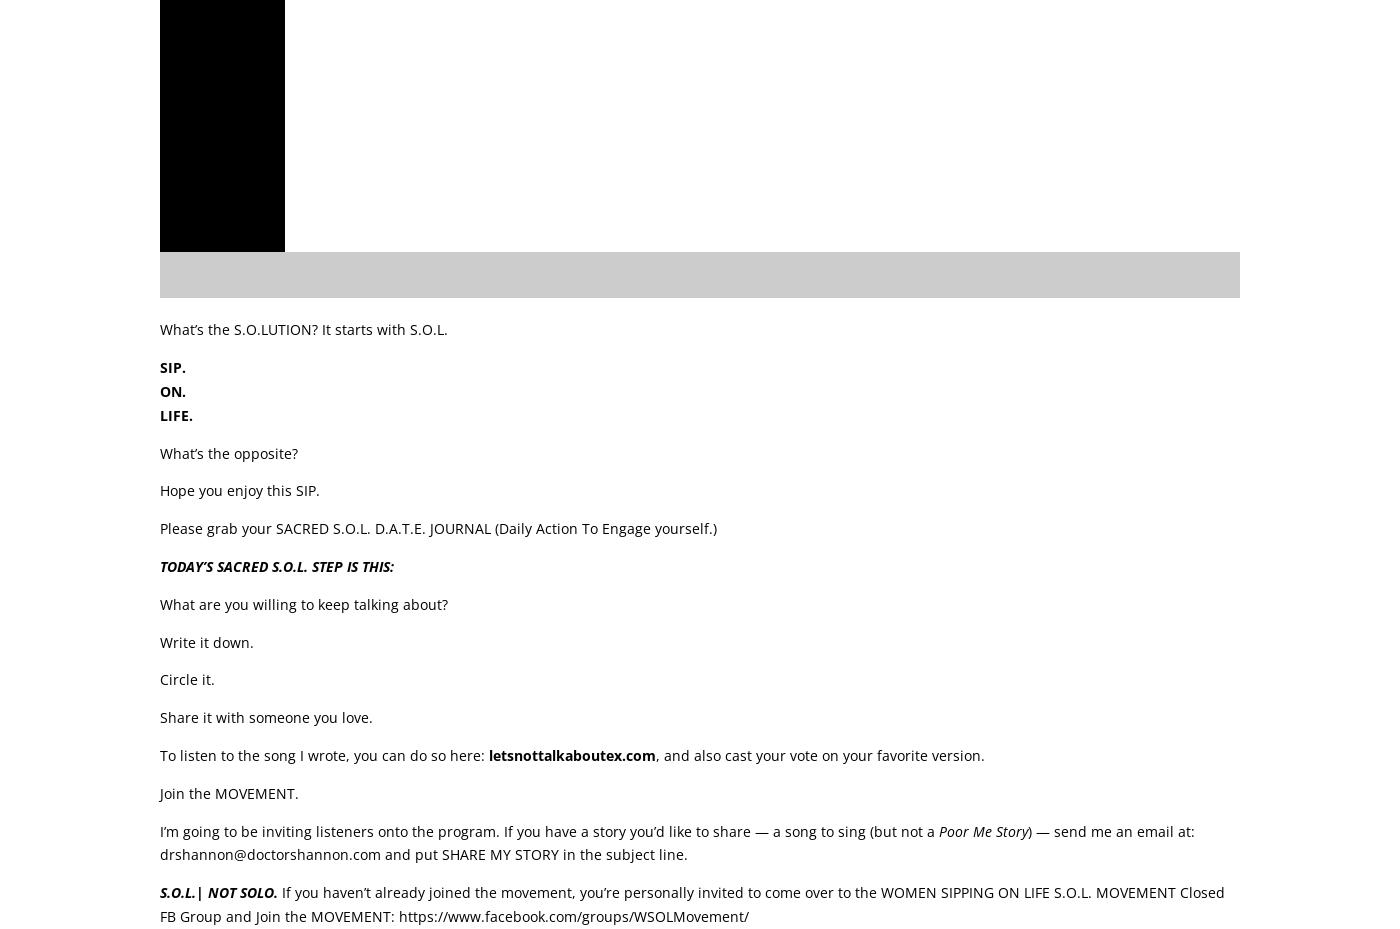 The height and width of the screenshot is (929, 1400). What do you see at coordinates (820, 753) in the screenshot?
I see `', and also cast your vote on your favorite version.'` at bounding box center [820, 753].